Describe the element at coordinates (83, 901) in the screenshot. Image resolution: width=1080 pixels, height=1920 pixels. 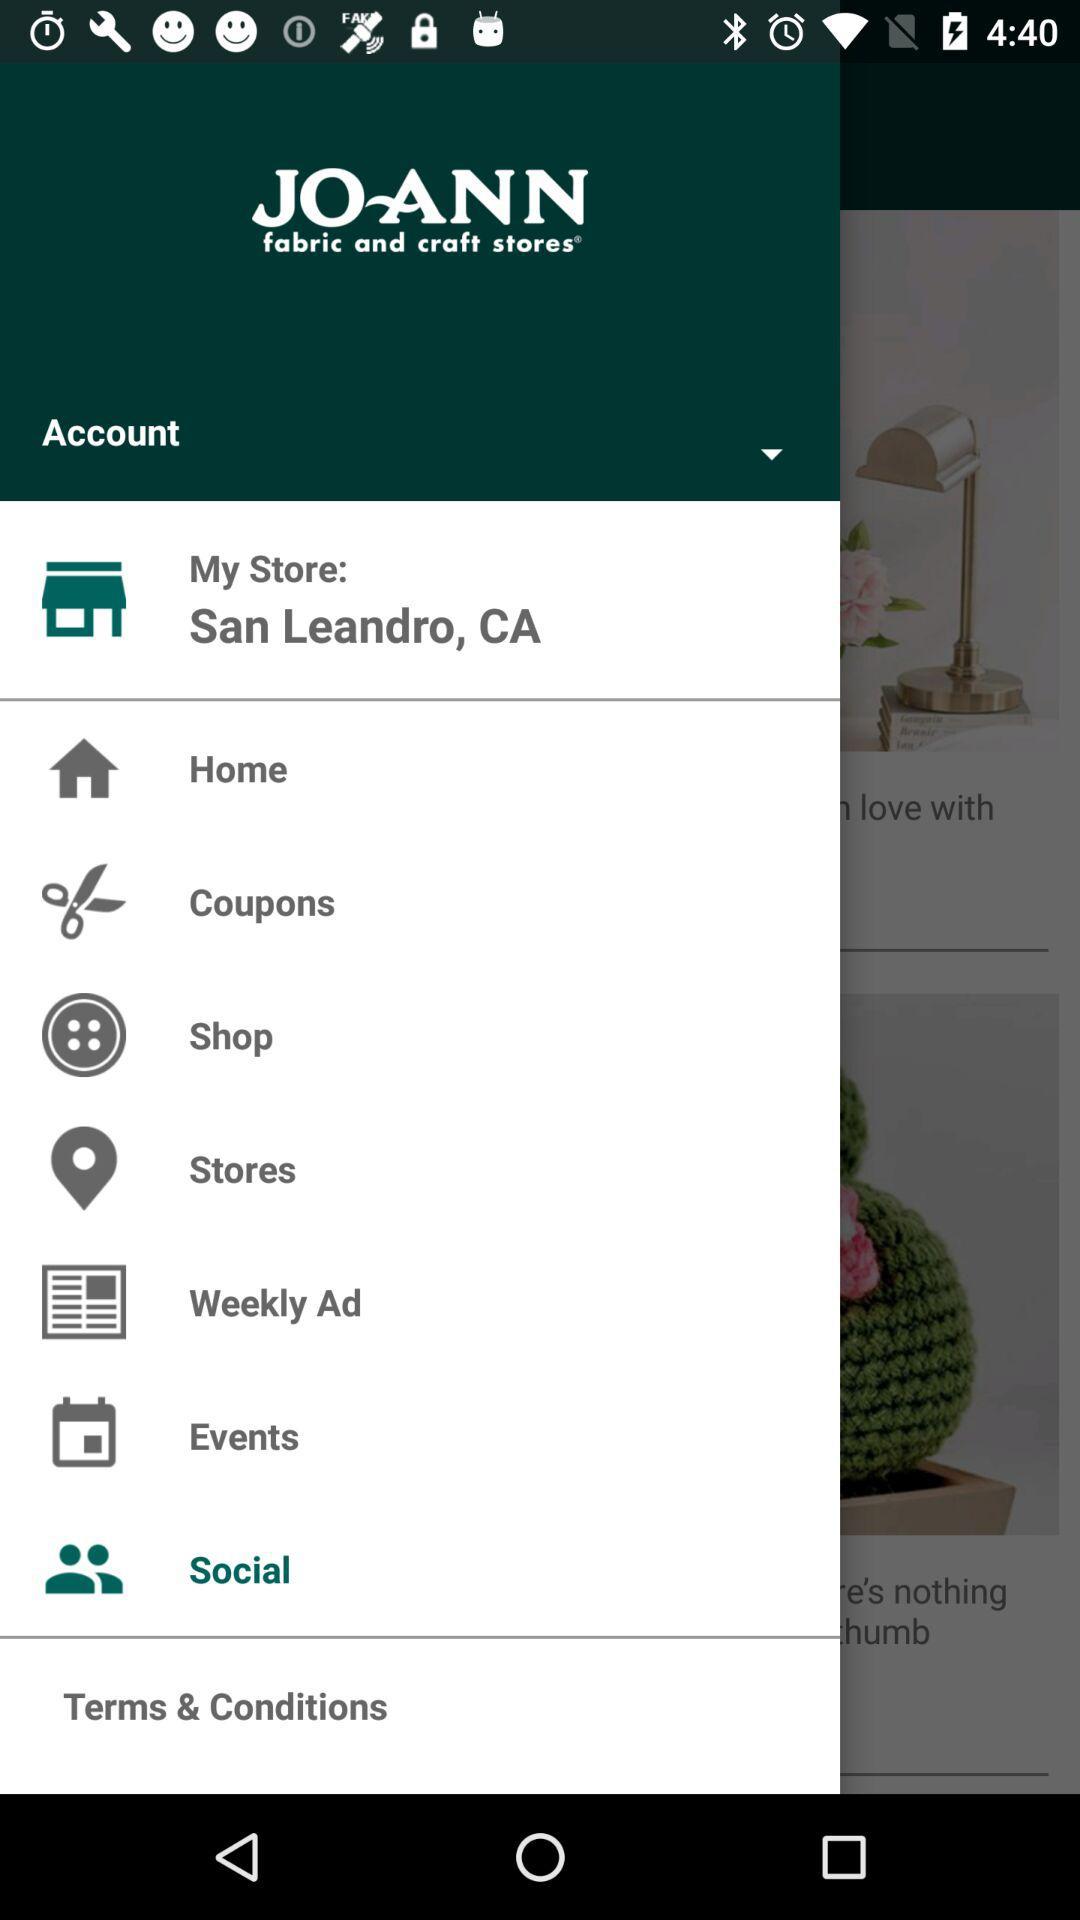
I see `scissor icon` at that location.